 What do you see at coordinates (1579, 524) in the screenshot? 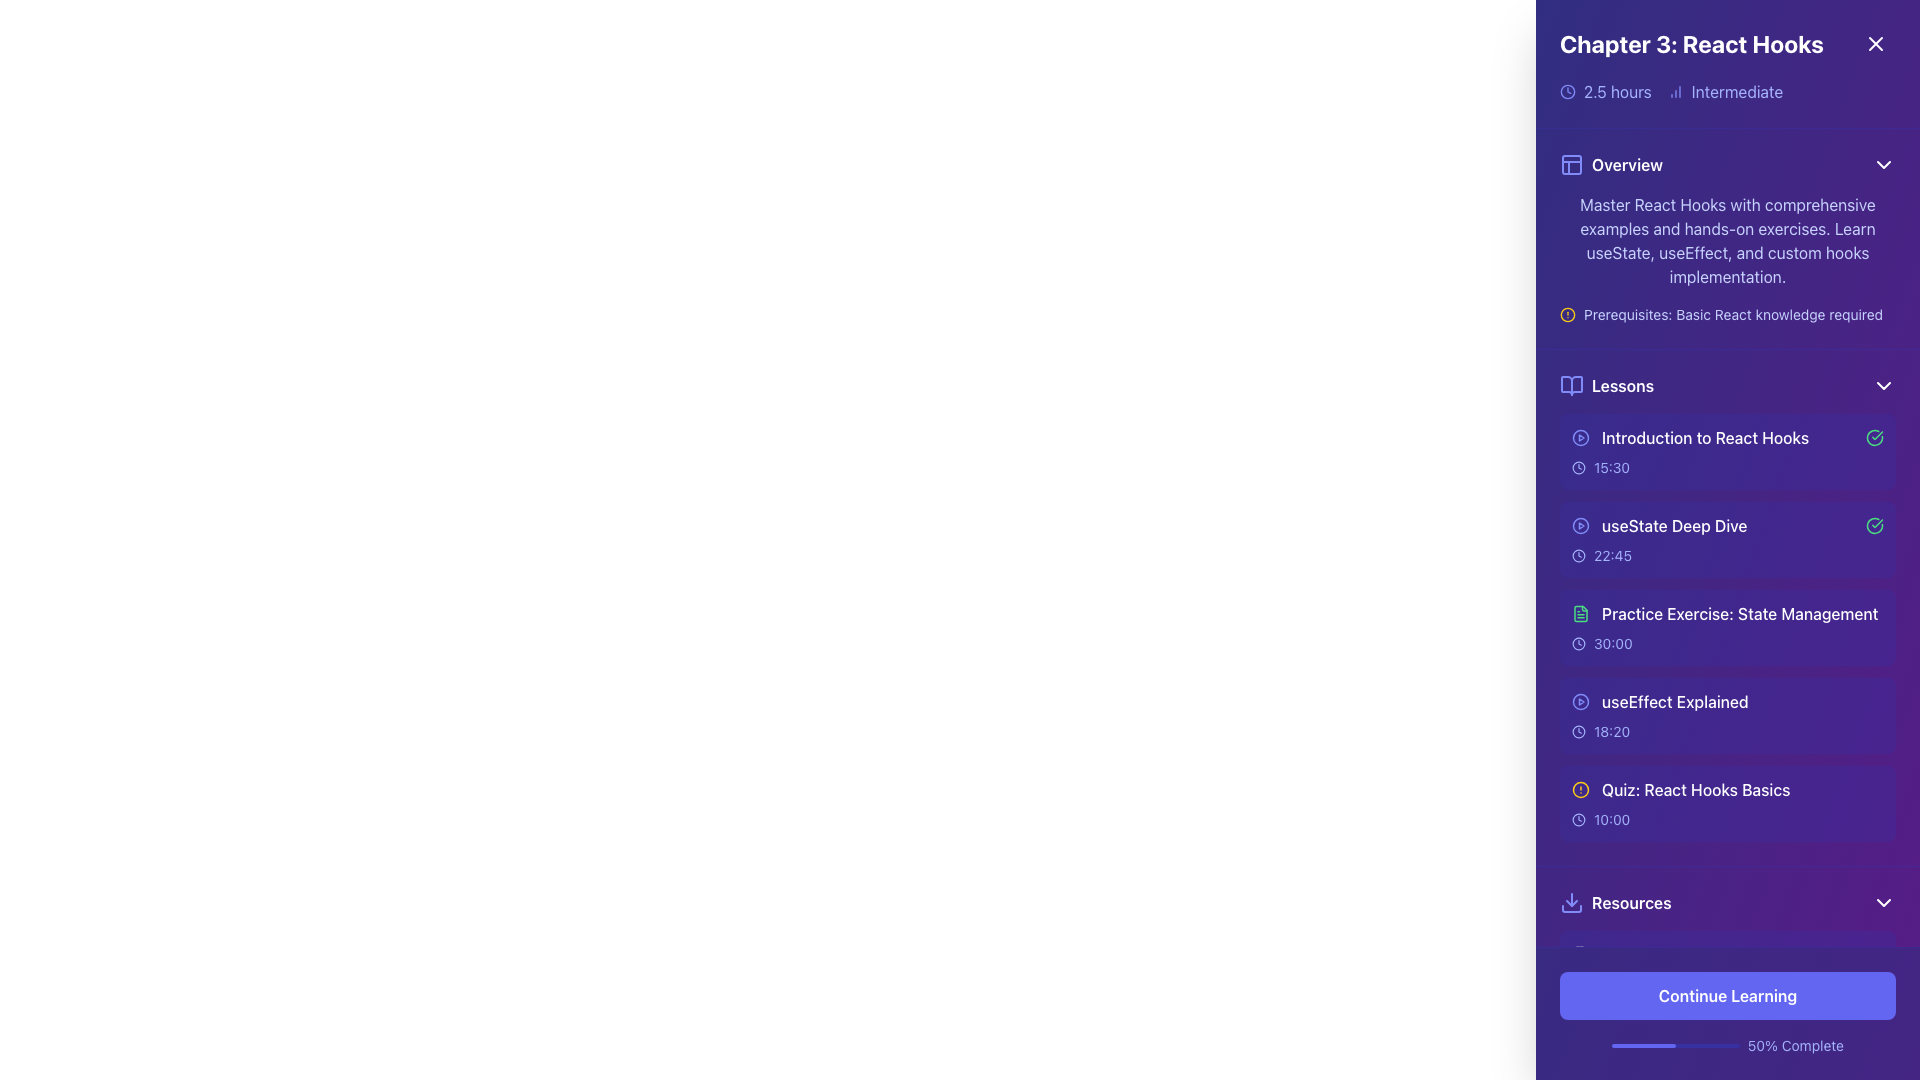
I see `the play button for the 'useState Deep Dive' video` at bounding box center [1579, 524].